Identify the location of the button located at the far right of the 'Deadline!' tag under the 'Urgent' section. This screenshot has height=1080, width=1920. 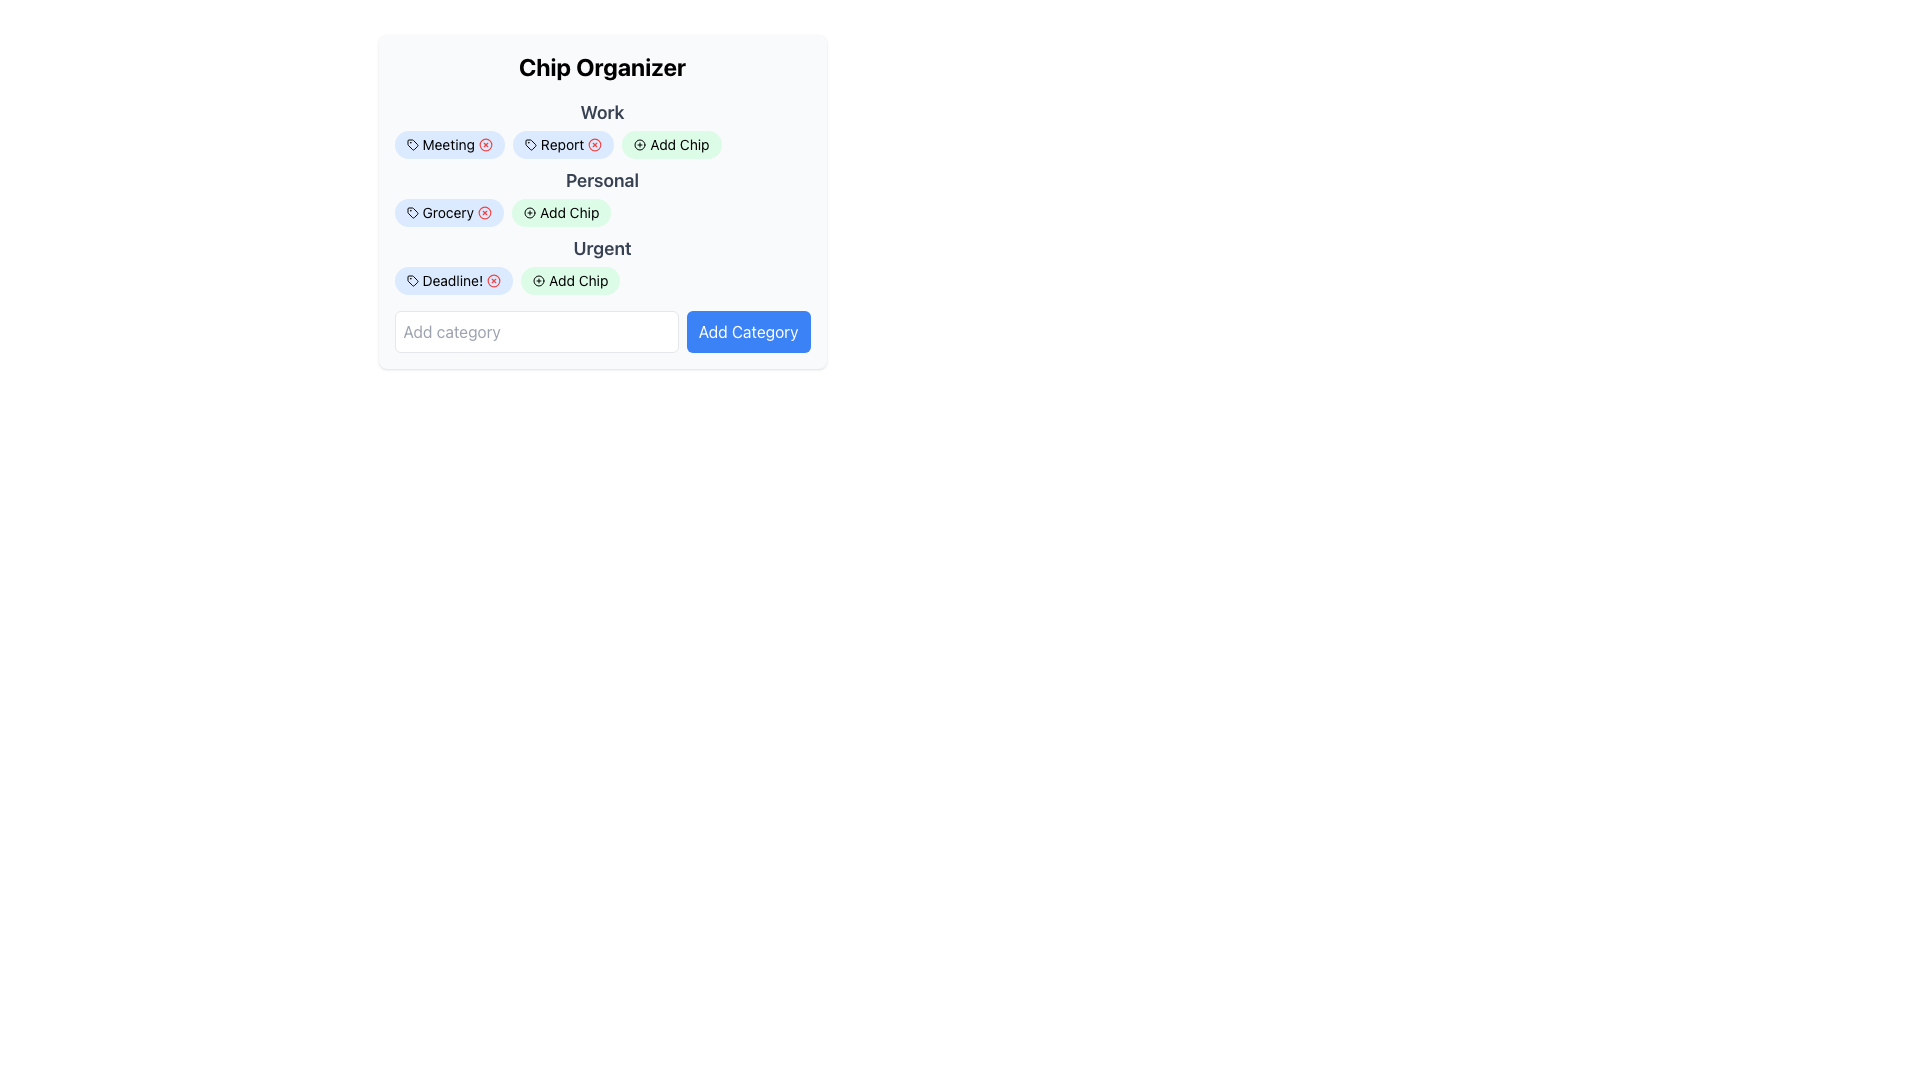
(494, 281).